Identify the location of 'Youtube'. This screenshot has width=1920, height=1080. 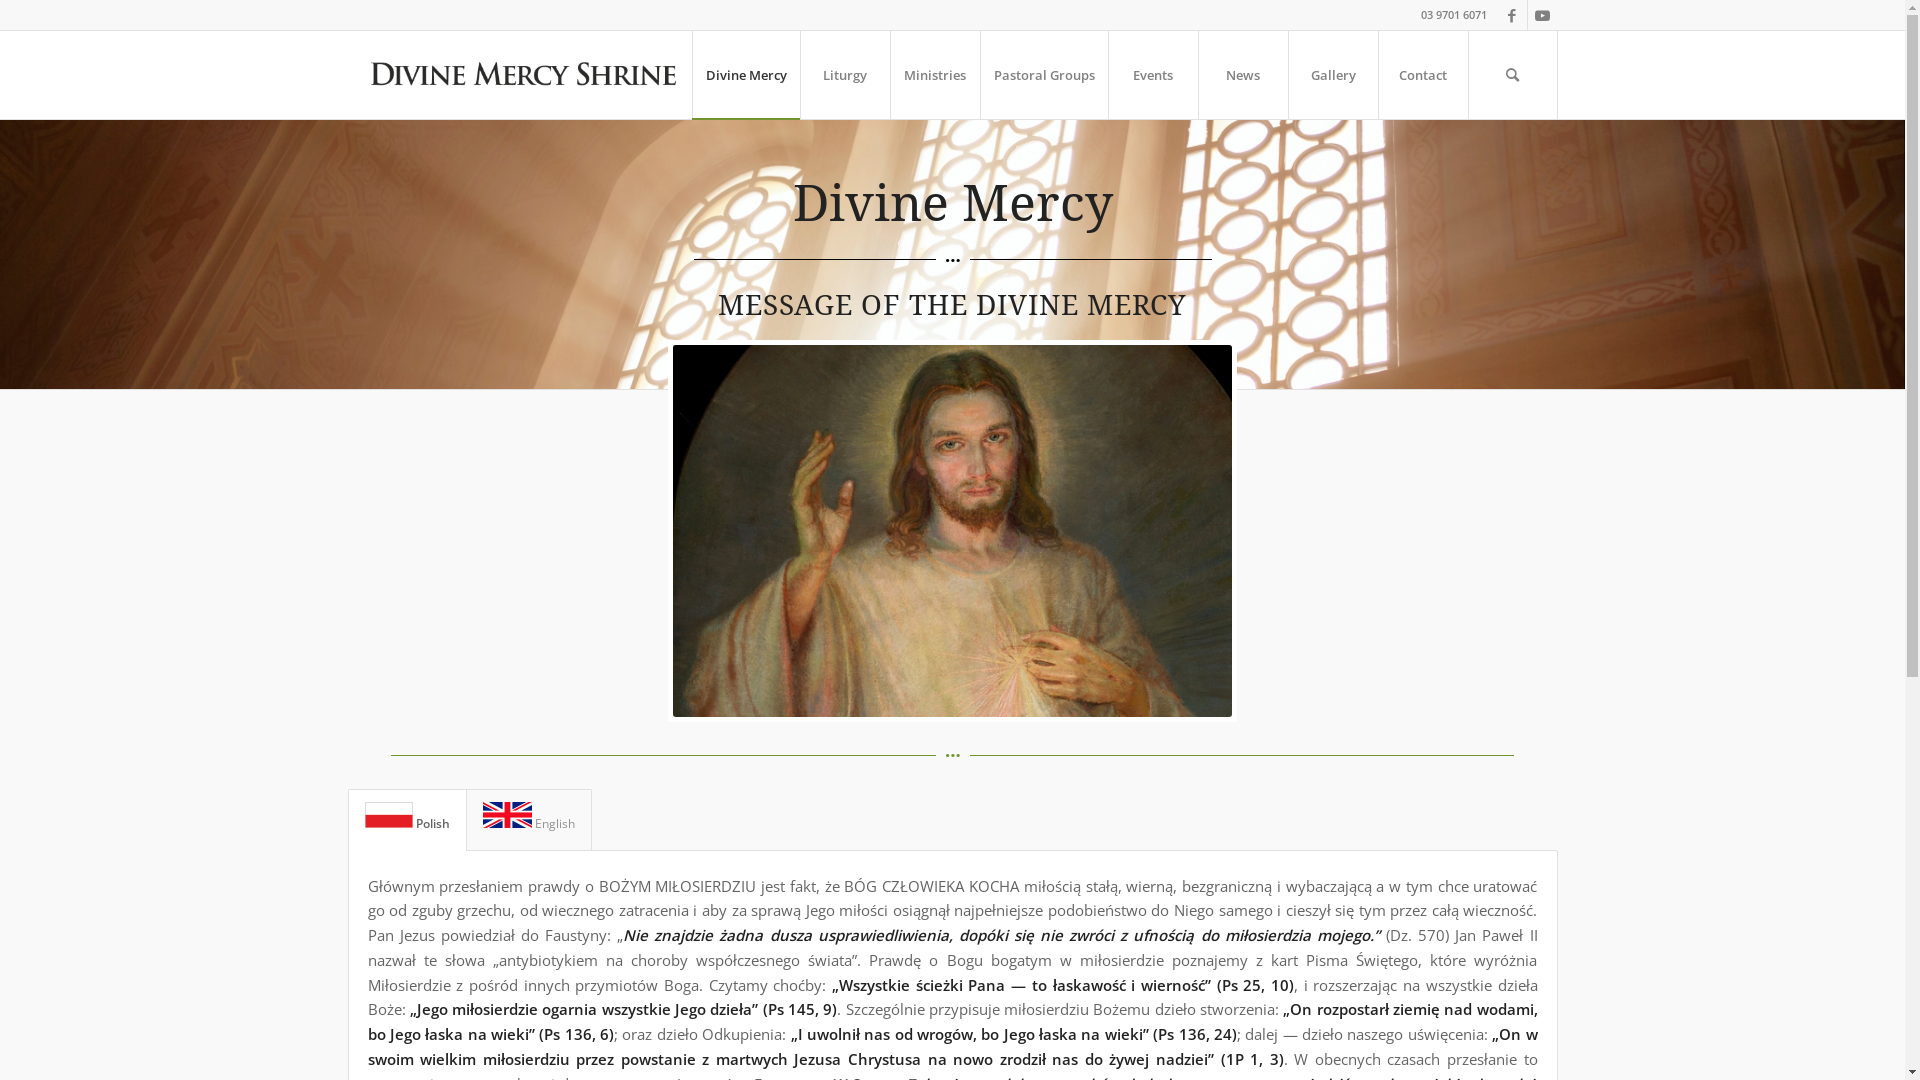
(1541, 15).